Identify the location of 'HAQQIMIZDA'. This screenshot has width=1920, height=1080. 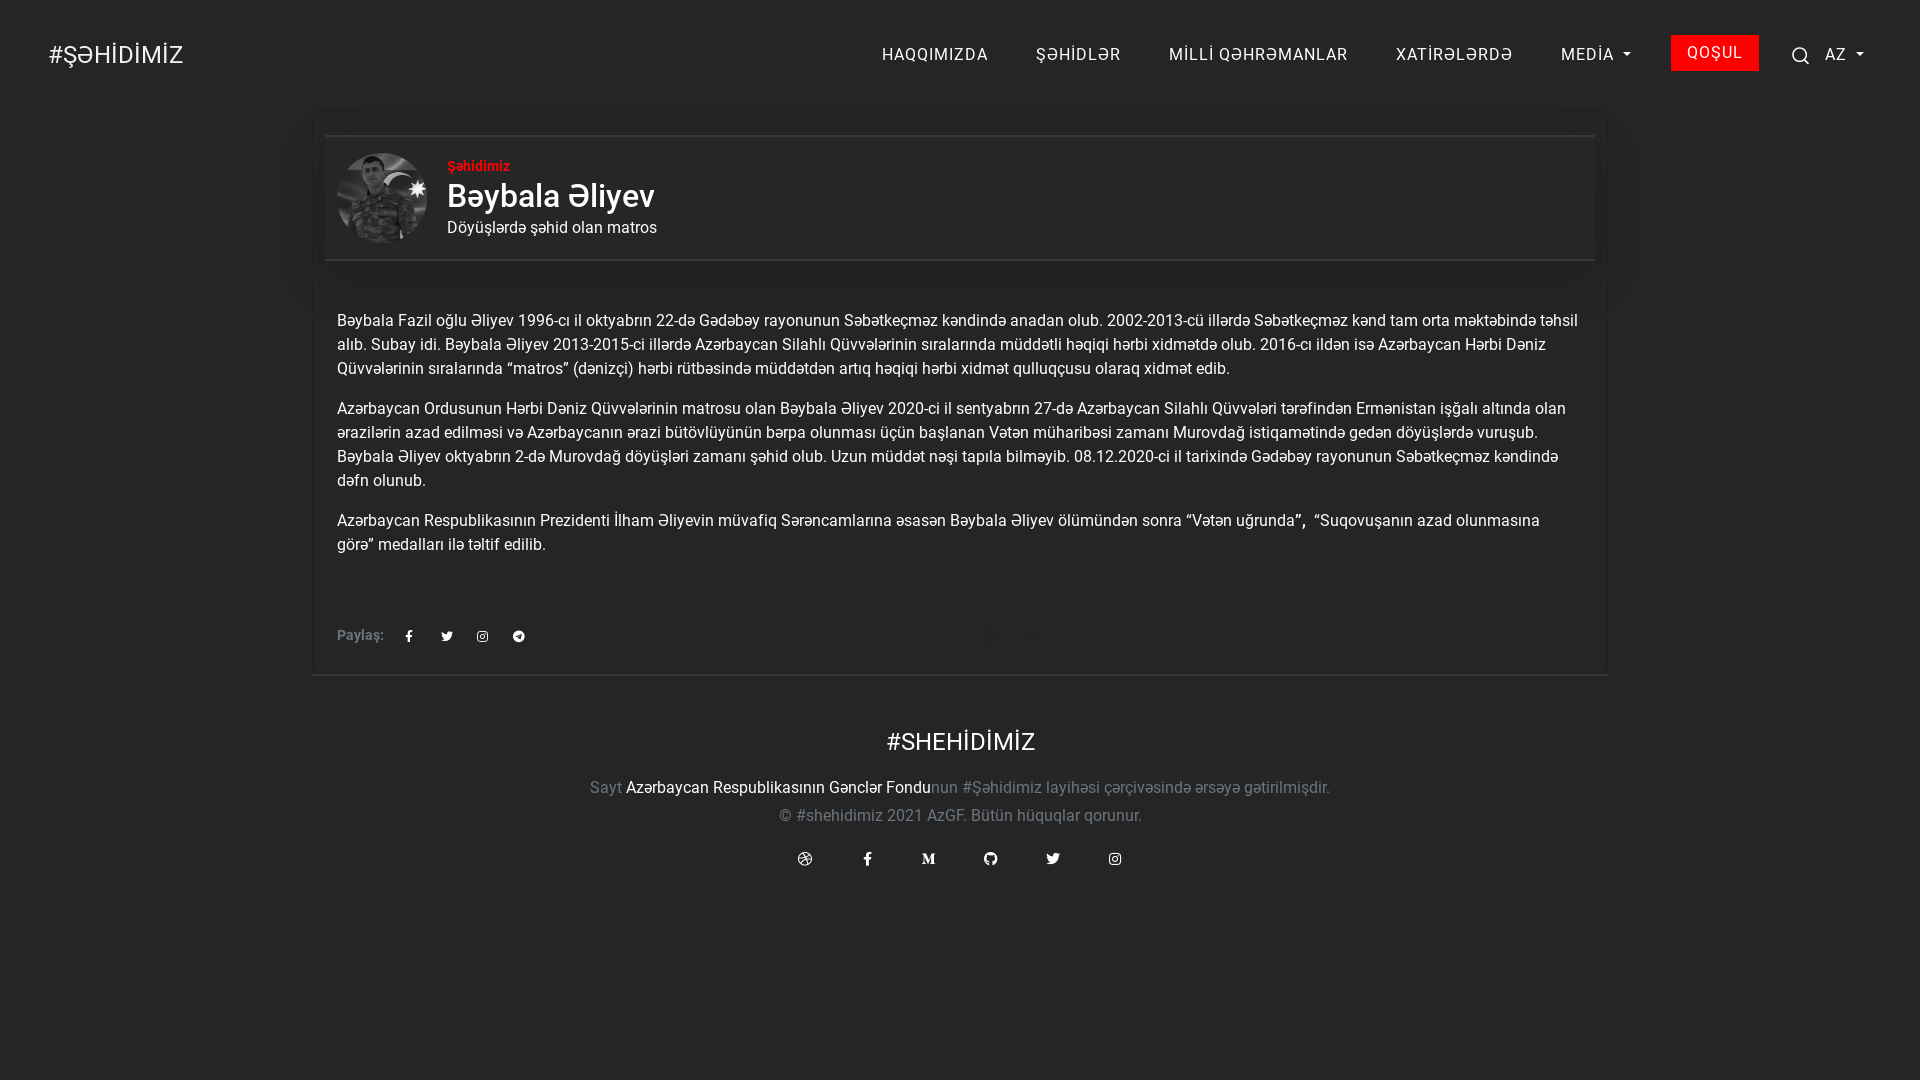
(873, 53).